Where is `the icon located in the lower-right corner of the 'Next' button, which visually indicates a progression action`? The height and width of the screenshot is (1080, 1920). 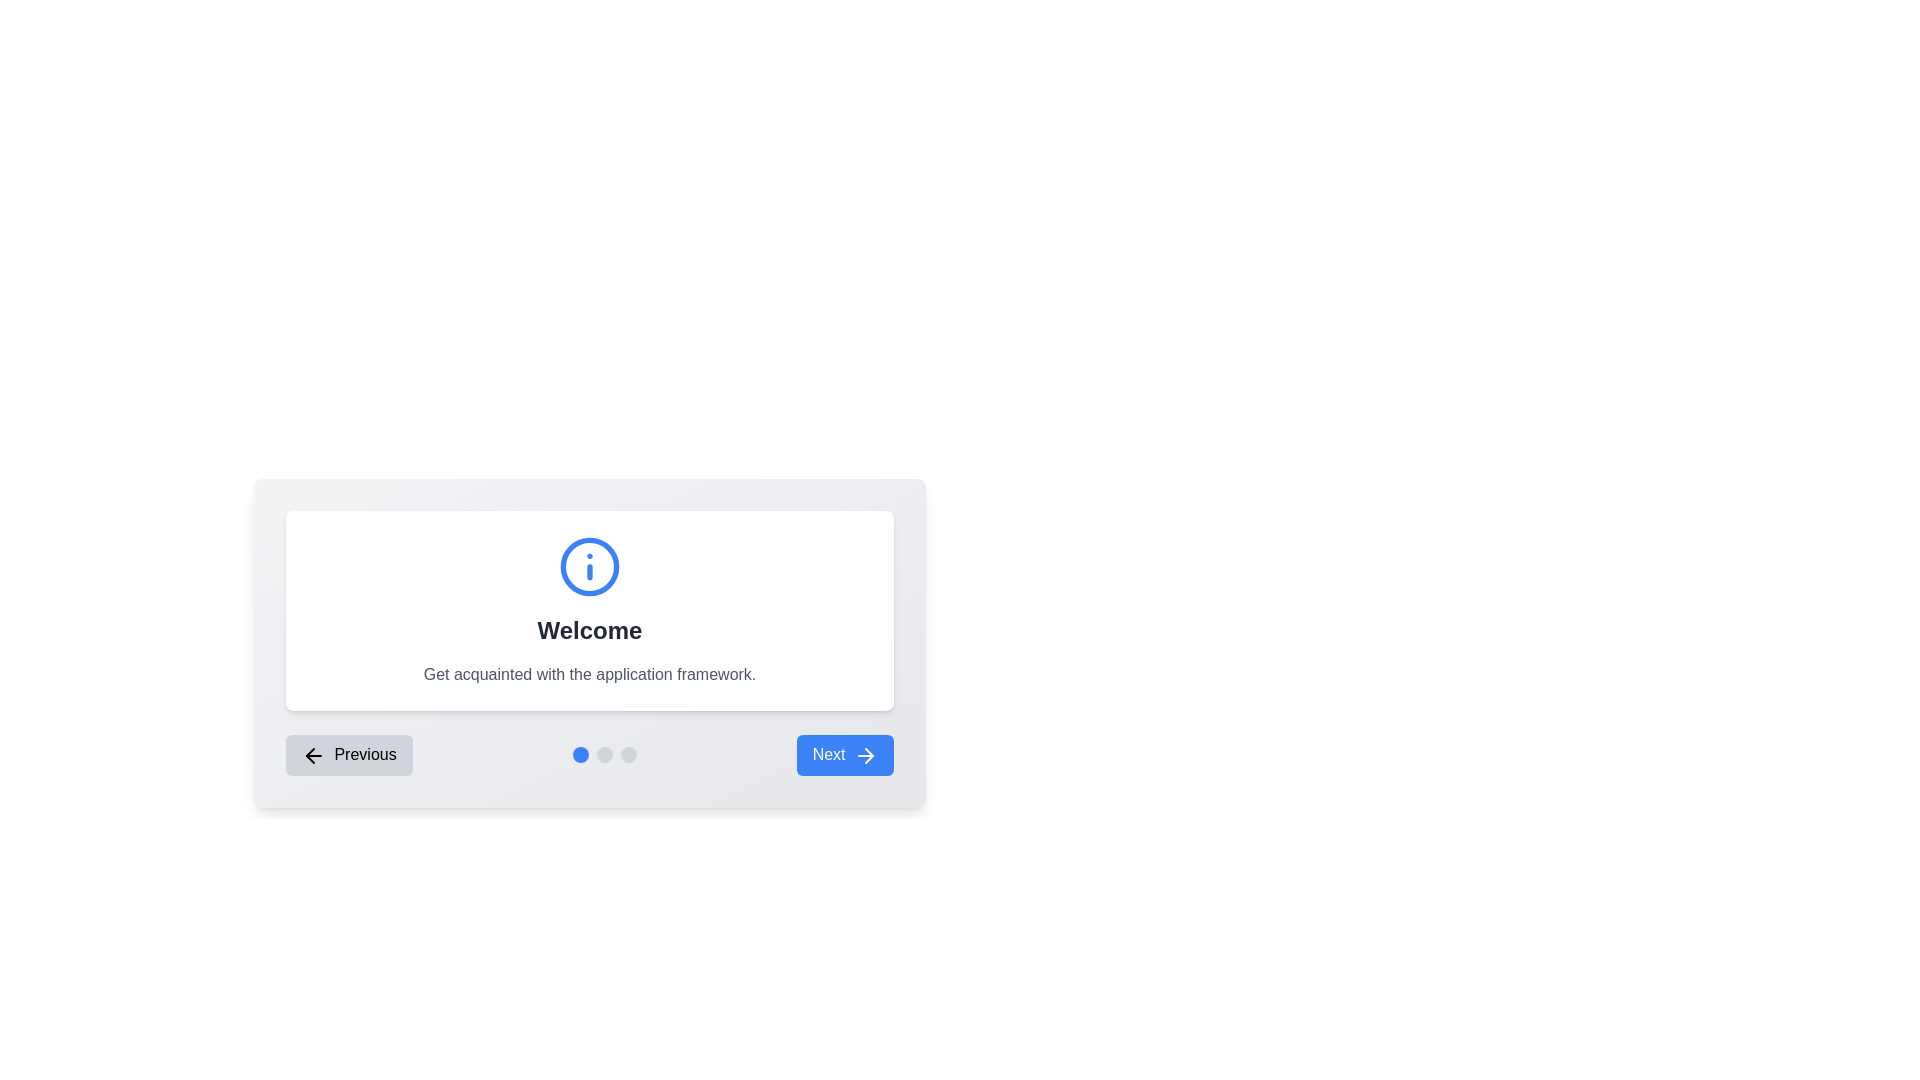
the icon located in the lower-right corner of the 'Next' button, which visually indicates a progression action is located at coordinates (865, 755).